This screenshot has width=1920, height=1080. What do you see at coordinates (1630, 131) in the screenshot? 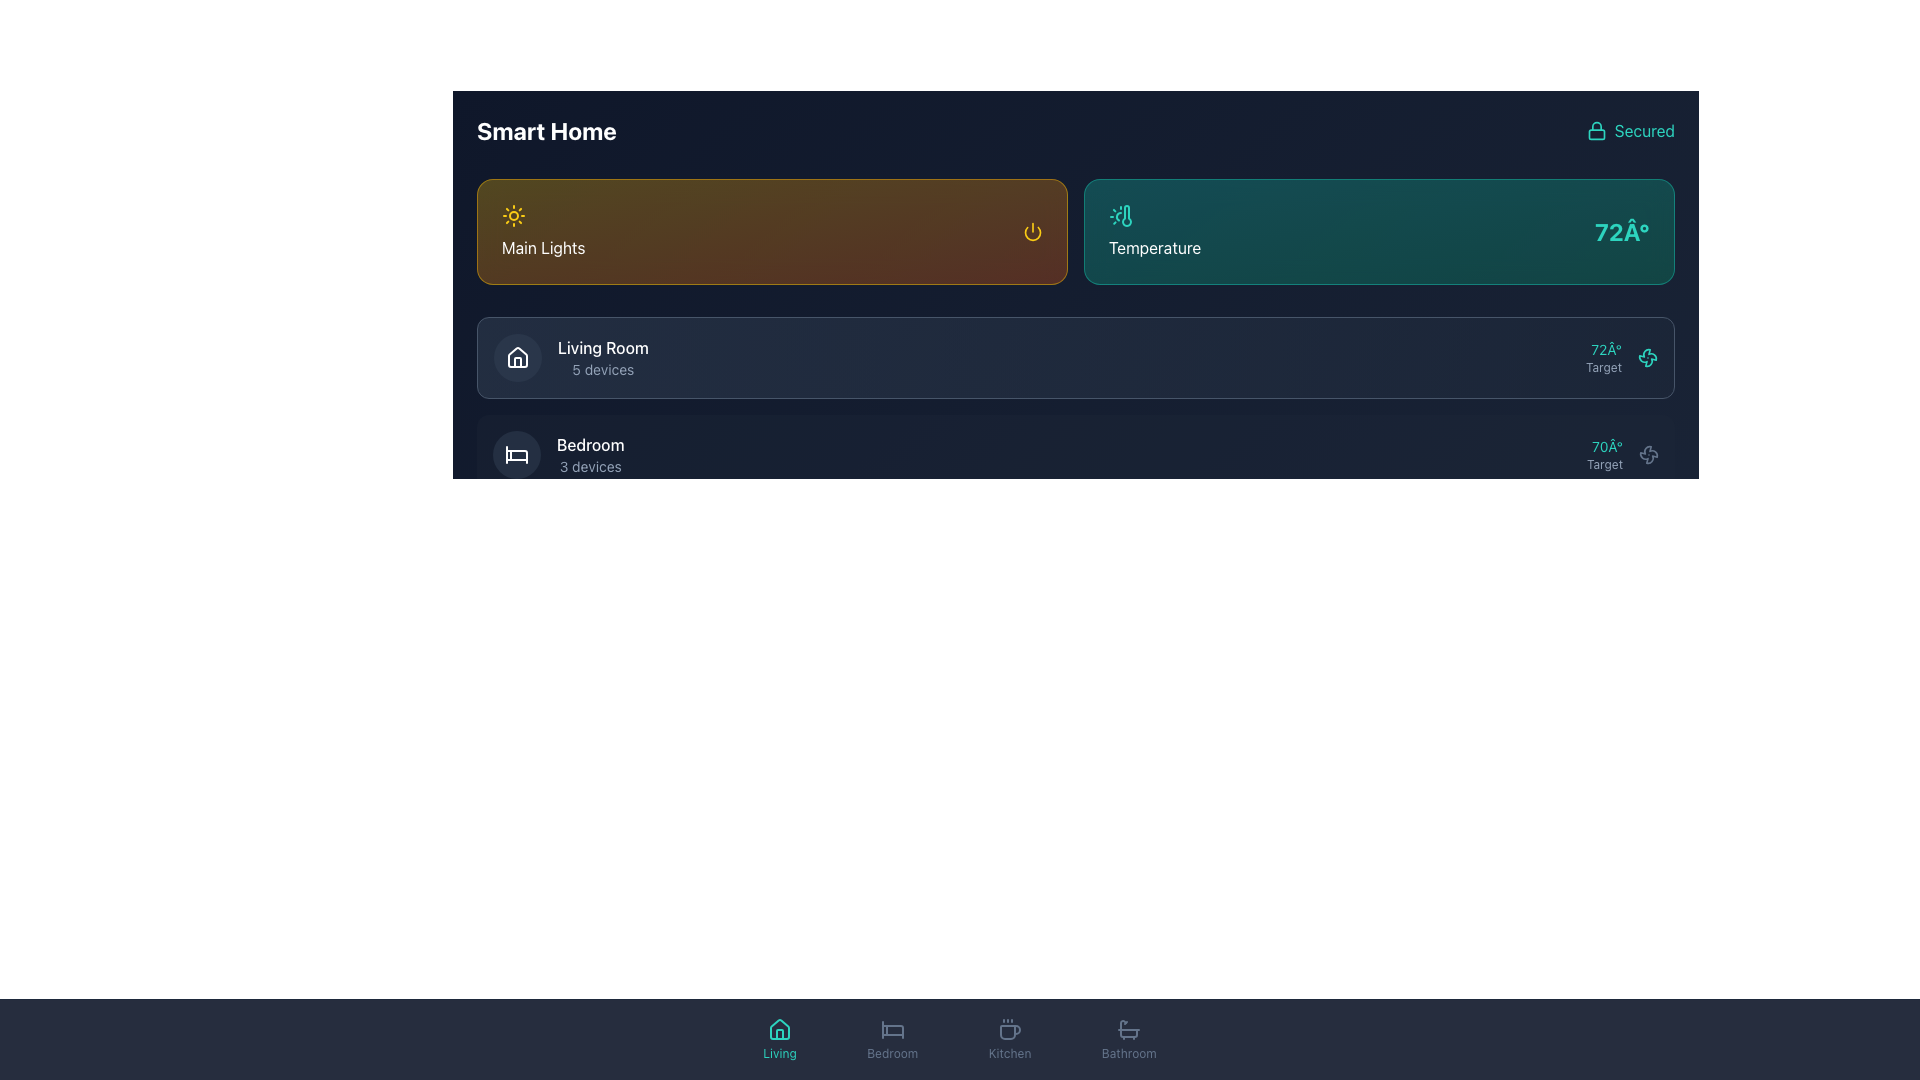
I see `the secured status label with icon in the top-right corner of the 'Smart Home' section, which provides a visual cue about the system's security` at bounding box center [1630, 131].